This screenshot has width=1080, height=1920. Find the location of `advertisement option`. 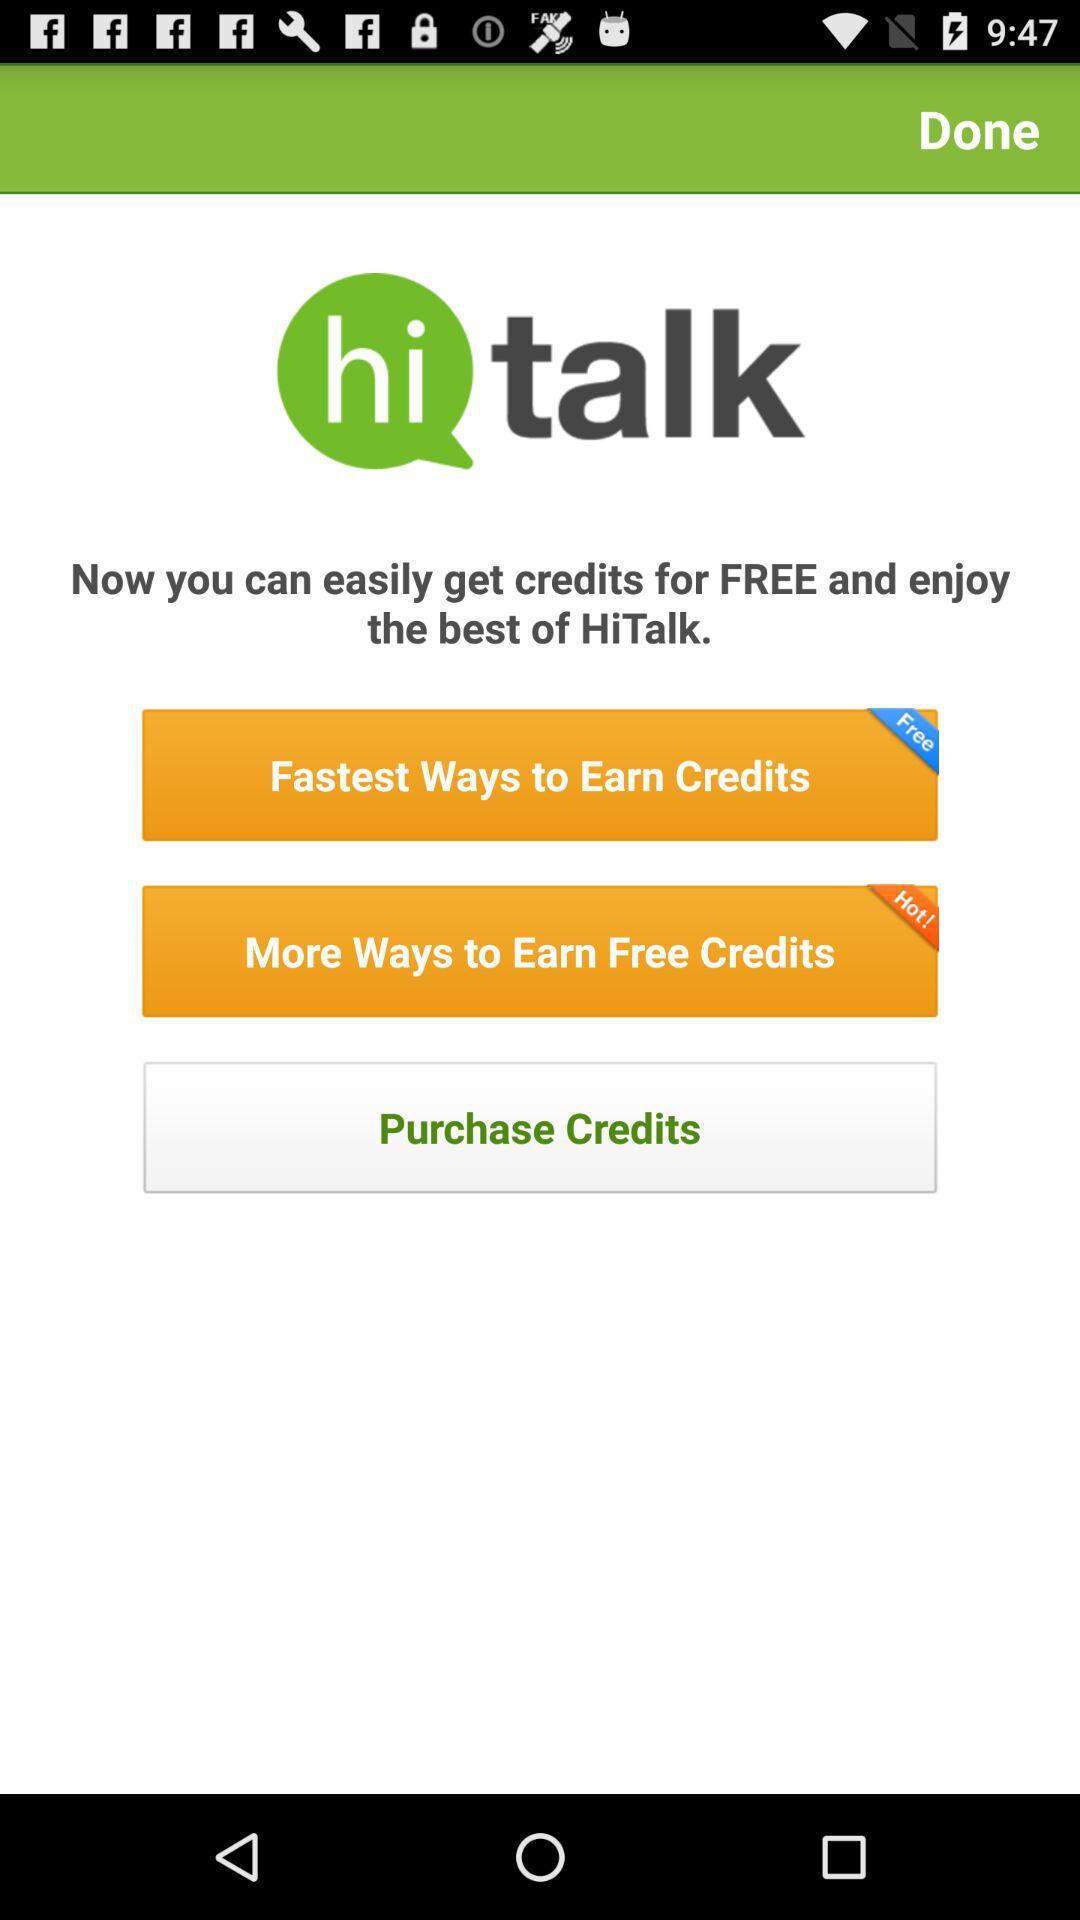

advertisement option is located at coordinates (540, 774).